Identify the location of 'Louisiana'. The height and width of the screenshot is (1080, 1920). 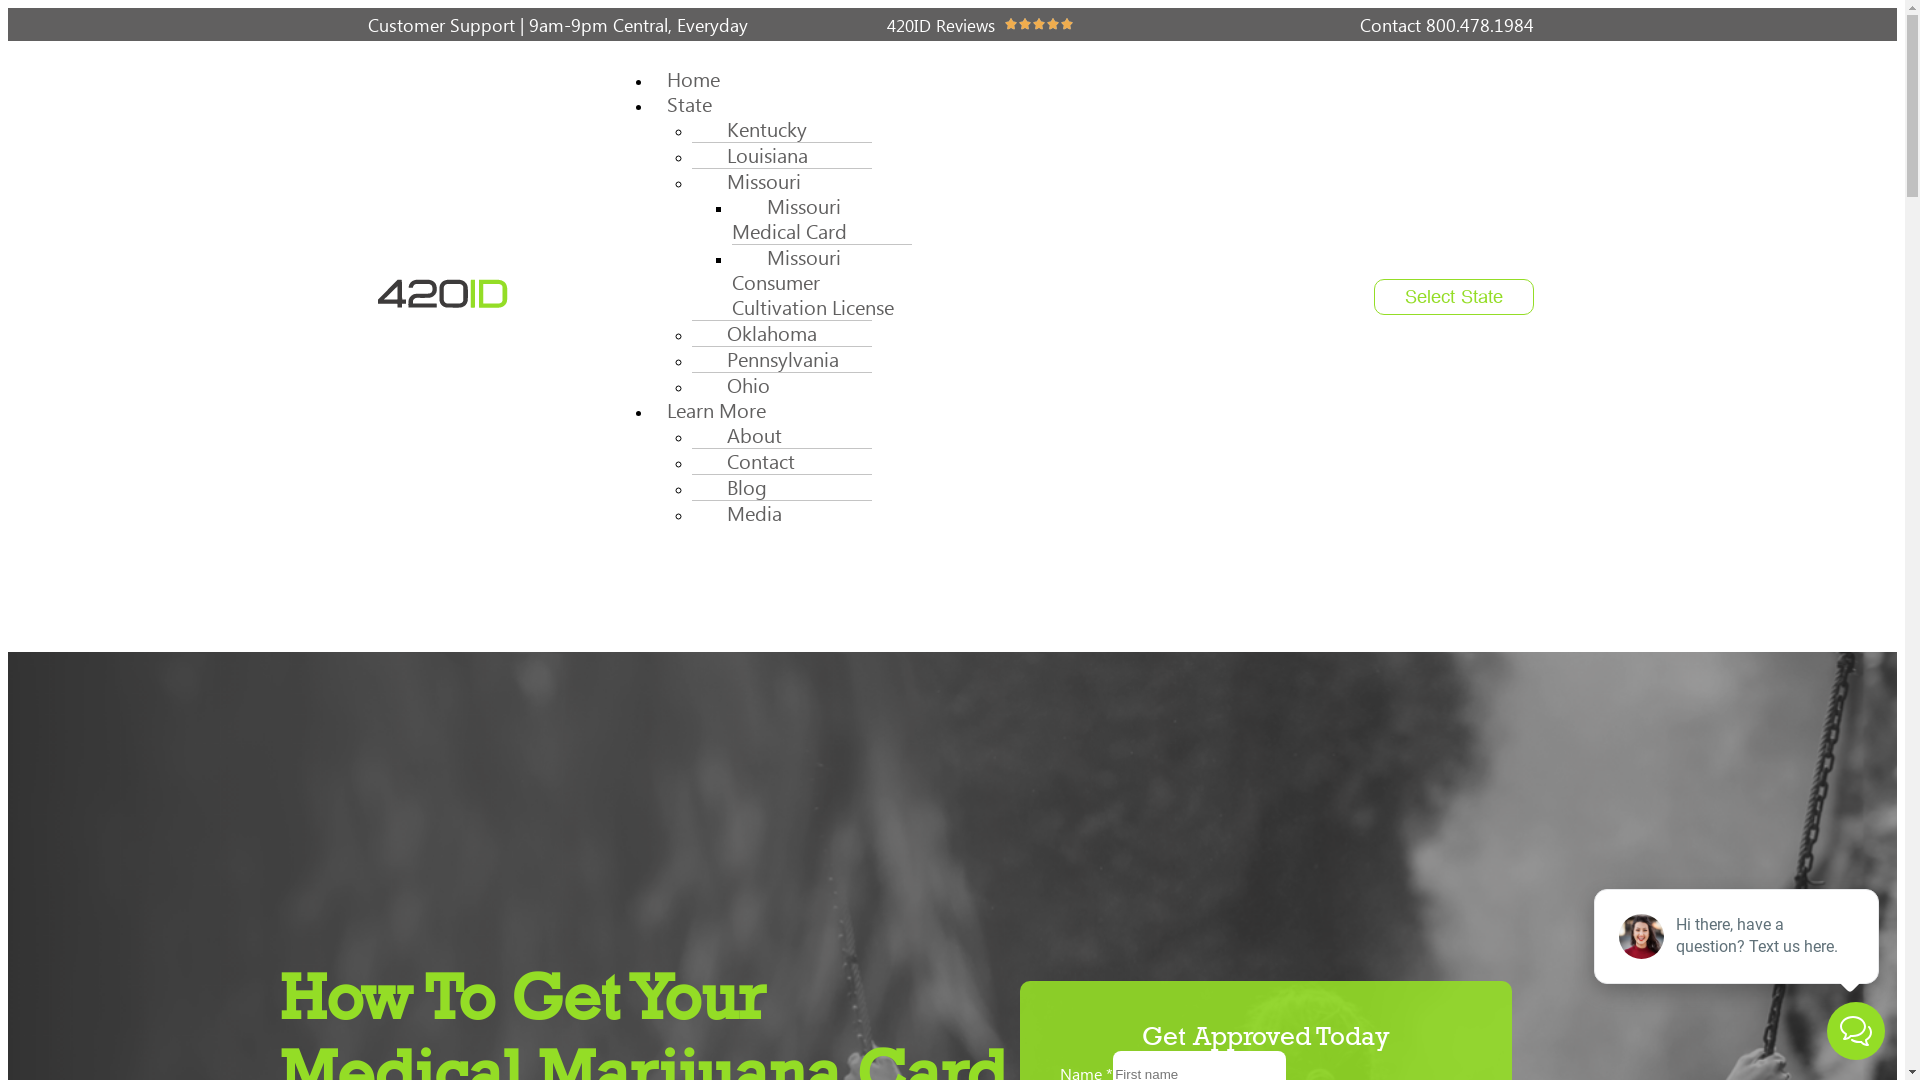
(691, 154).